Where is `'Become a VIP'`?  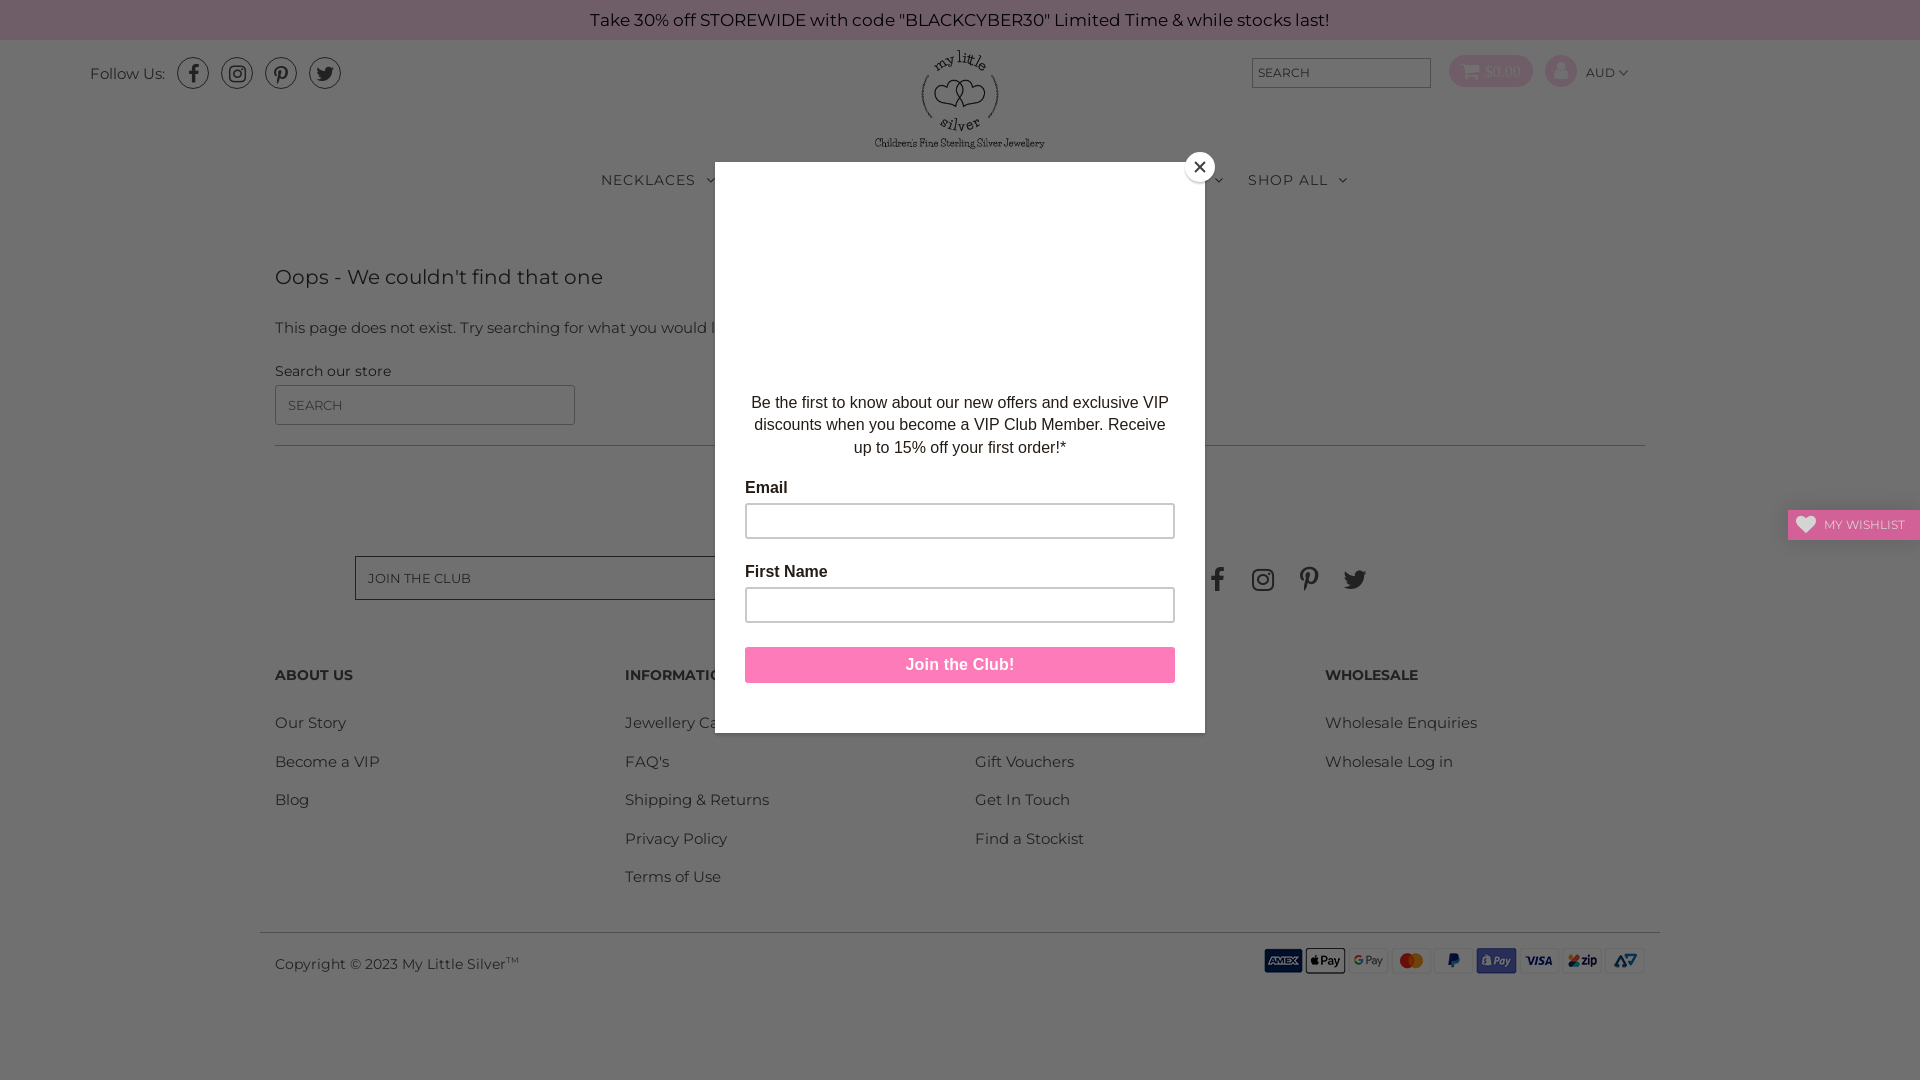
'Become a VIP' is located at coordinates (327, 761).